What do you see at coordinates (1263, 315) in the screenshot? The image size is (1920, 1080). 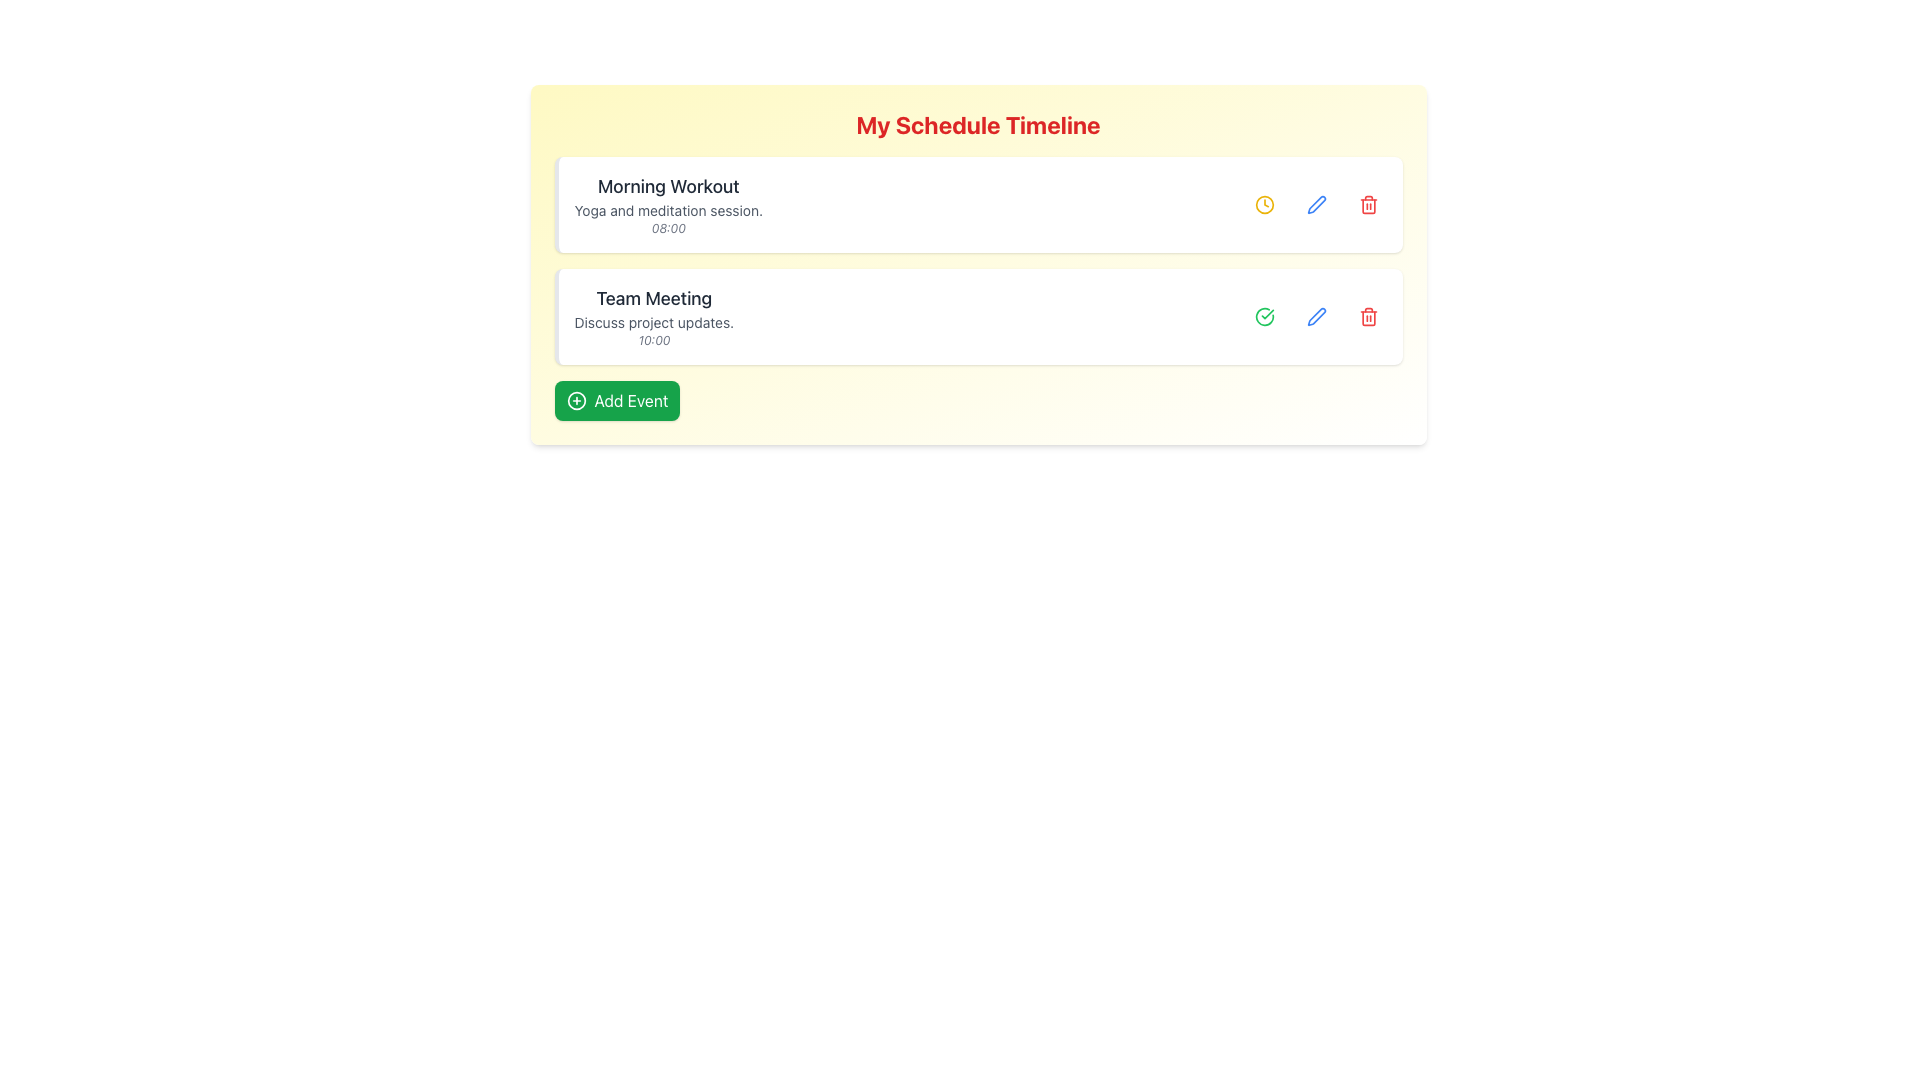 I see `the circular icon button with a green outline and a white background containing a green checkmark symbol, located to the left of the edit icon and to the right of the main text content for the 'Team Meeting' schedule item` at bounding box center [1263, 315].